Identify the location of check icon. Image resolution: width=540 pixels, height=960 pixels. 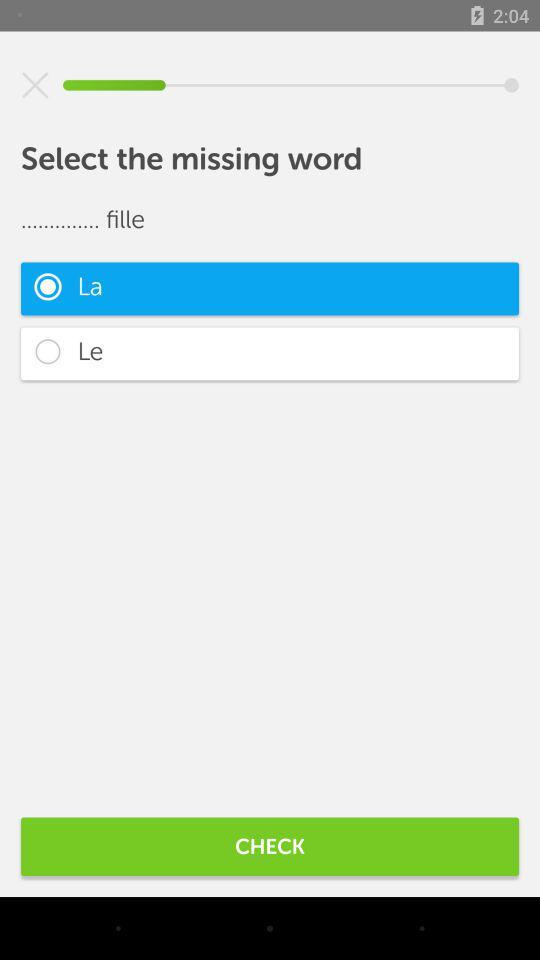
(270, 845).